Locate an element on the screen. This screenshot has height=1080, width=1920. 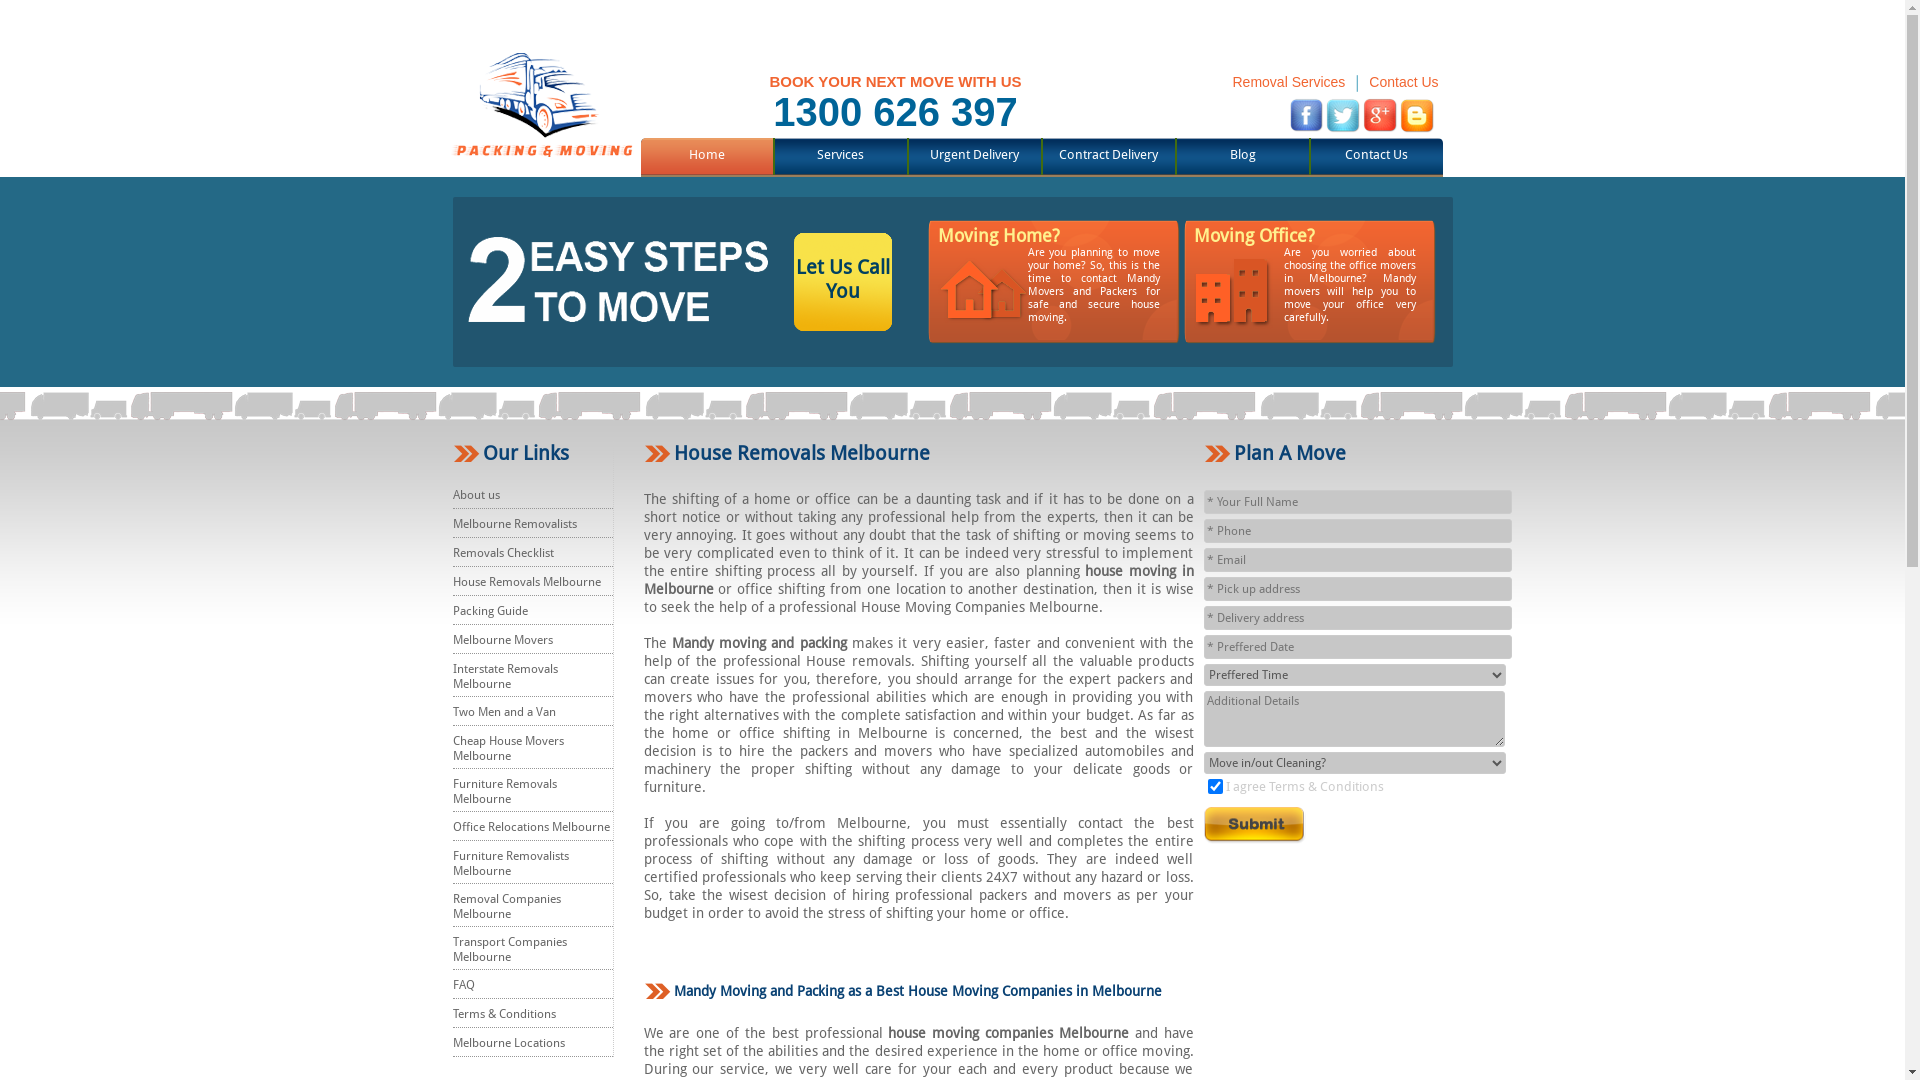
'Interstate Removals Melbourne' is located at coordinates (504, 675).